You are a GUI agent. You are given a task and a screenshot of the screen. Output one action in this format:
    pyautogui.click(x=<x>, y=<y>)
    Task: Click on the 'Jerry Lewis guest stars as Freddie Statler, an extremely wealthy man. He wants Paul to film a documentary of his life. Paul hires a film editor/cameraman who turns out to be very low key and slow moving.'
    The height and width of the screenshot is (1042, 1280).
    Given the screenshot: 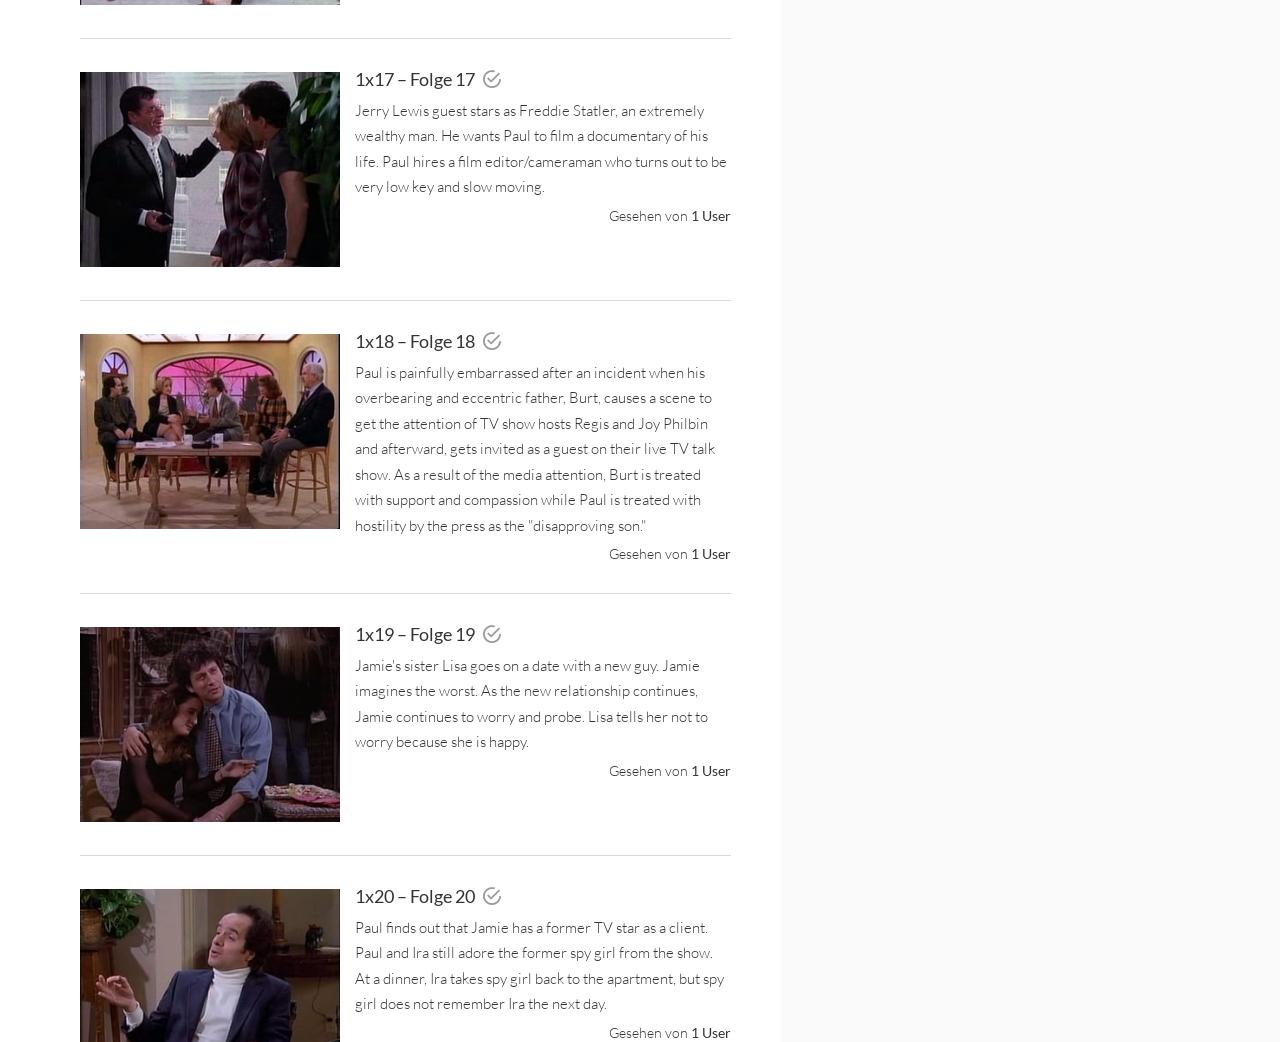 What is the action you would take?
    pyautogui.click(x=541, y=147)
    